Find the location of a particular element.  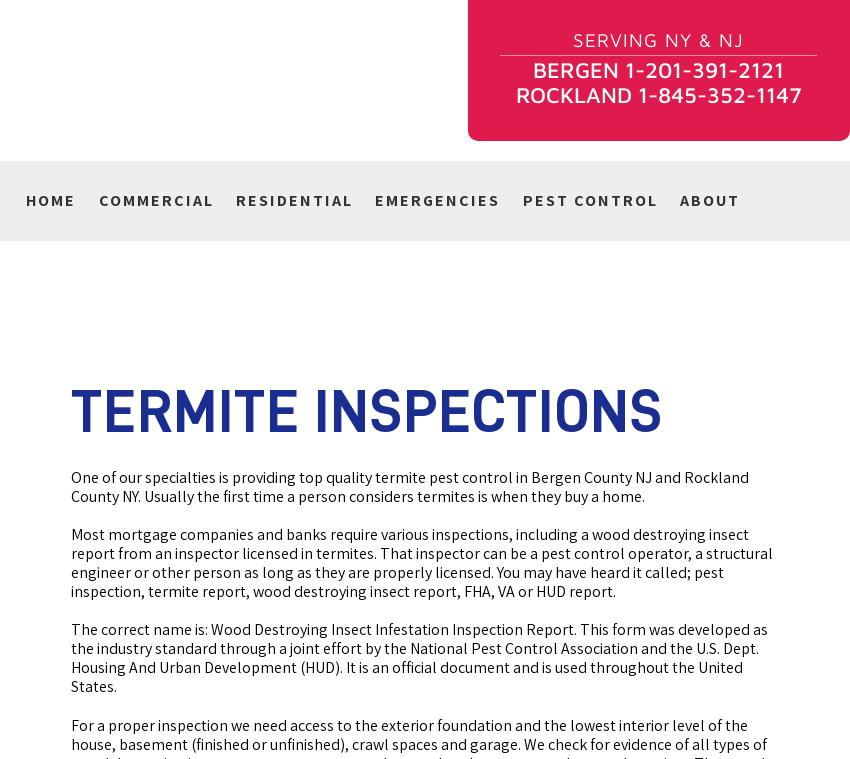

'Emergencies' is located at coordinates (374, 200).